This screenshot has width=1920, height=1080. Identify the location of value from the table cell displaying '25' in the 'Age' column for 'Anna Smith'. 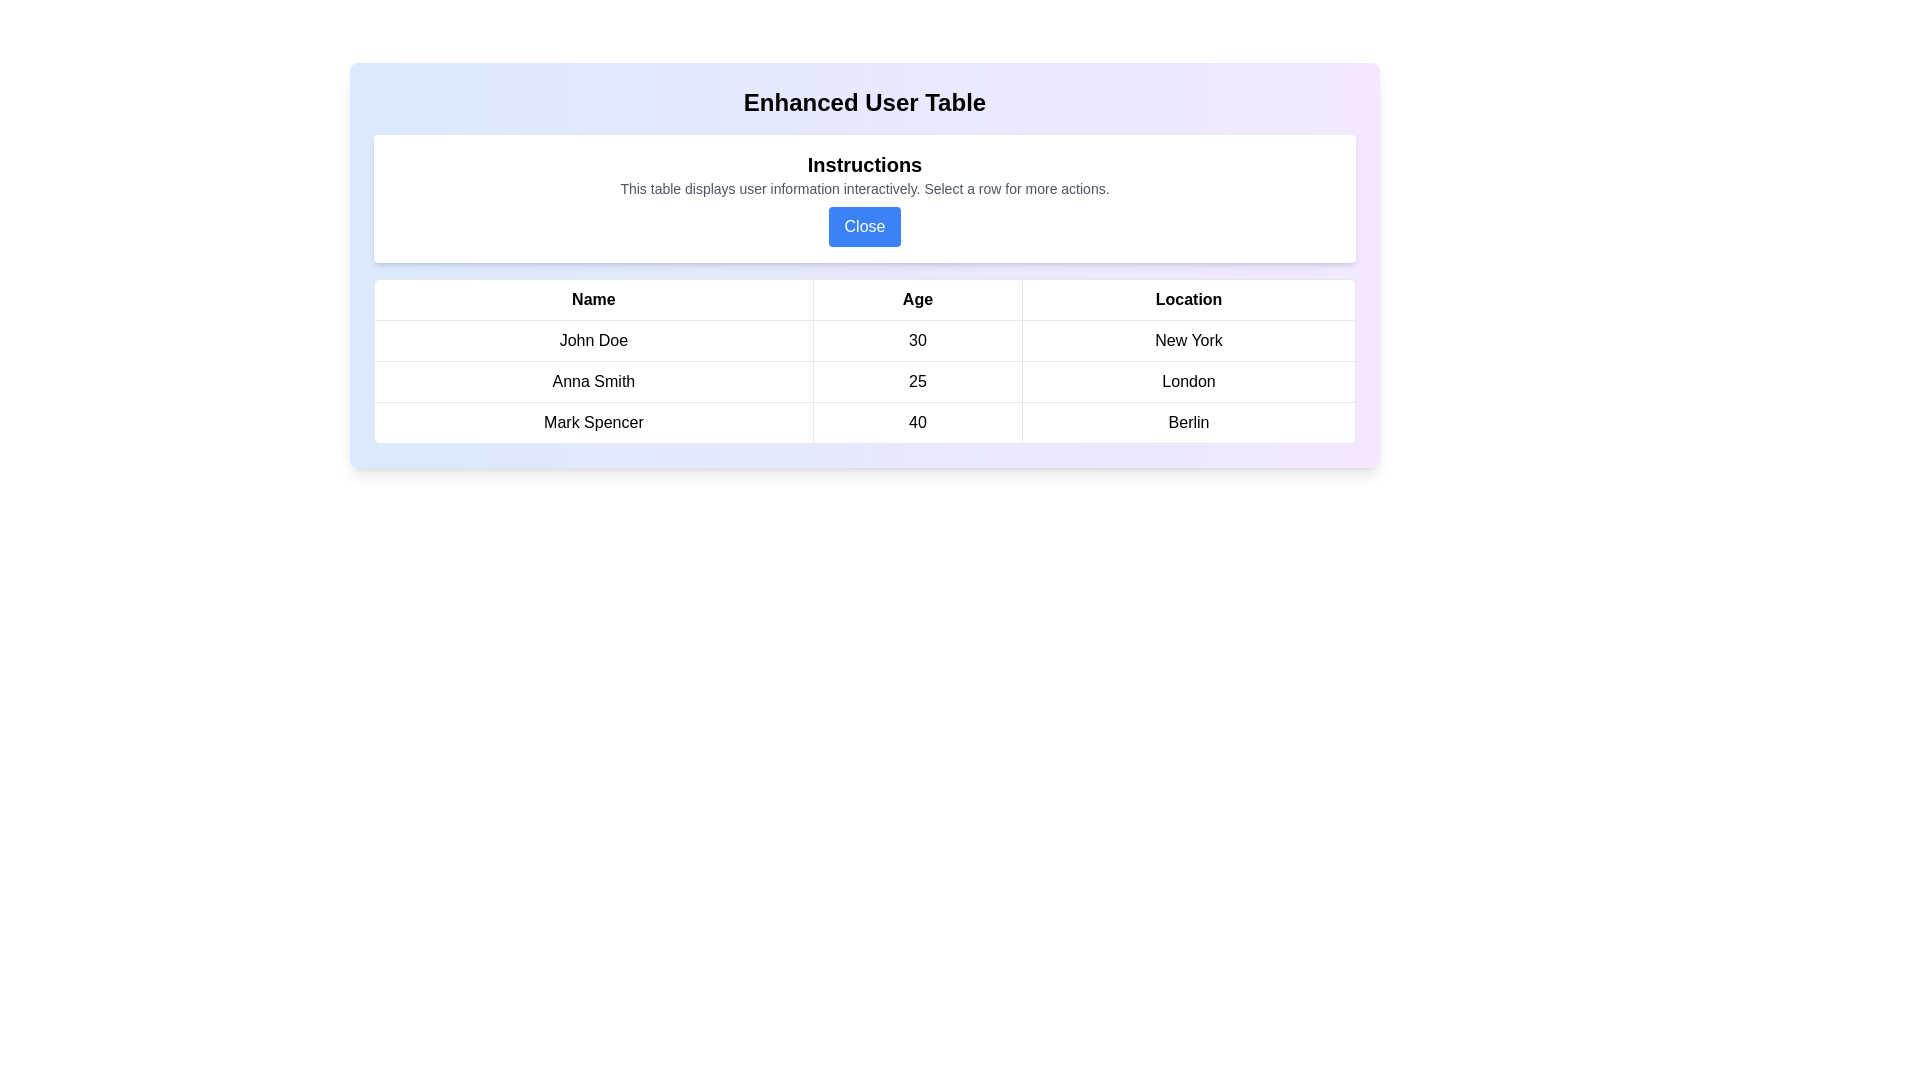
(916, 381).